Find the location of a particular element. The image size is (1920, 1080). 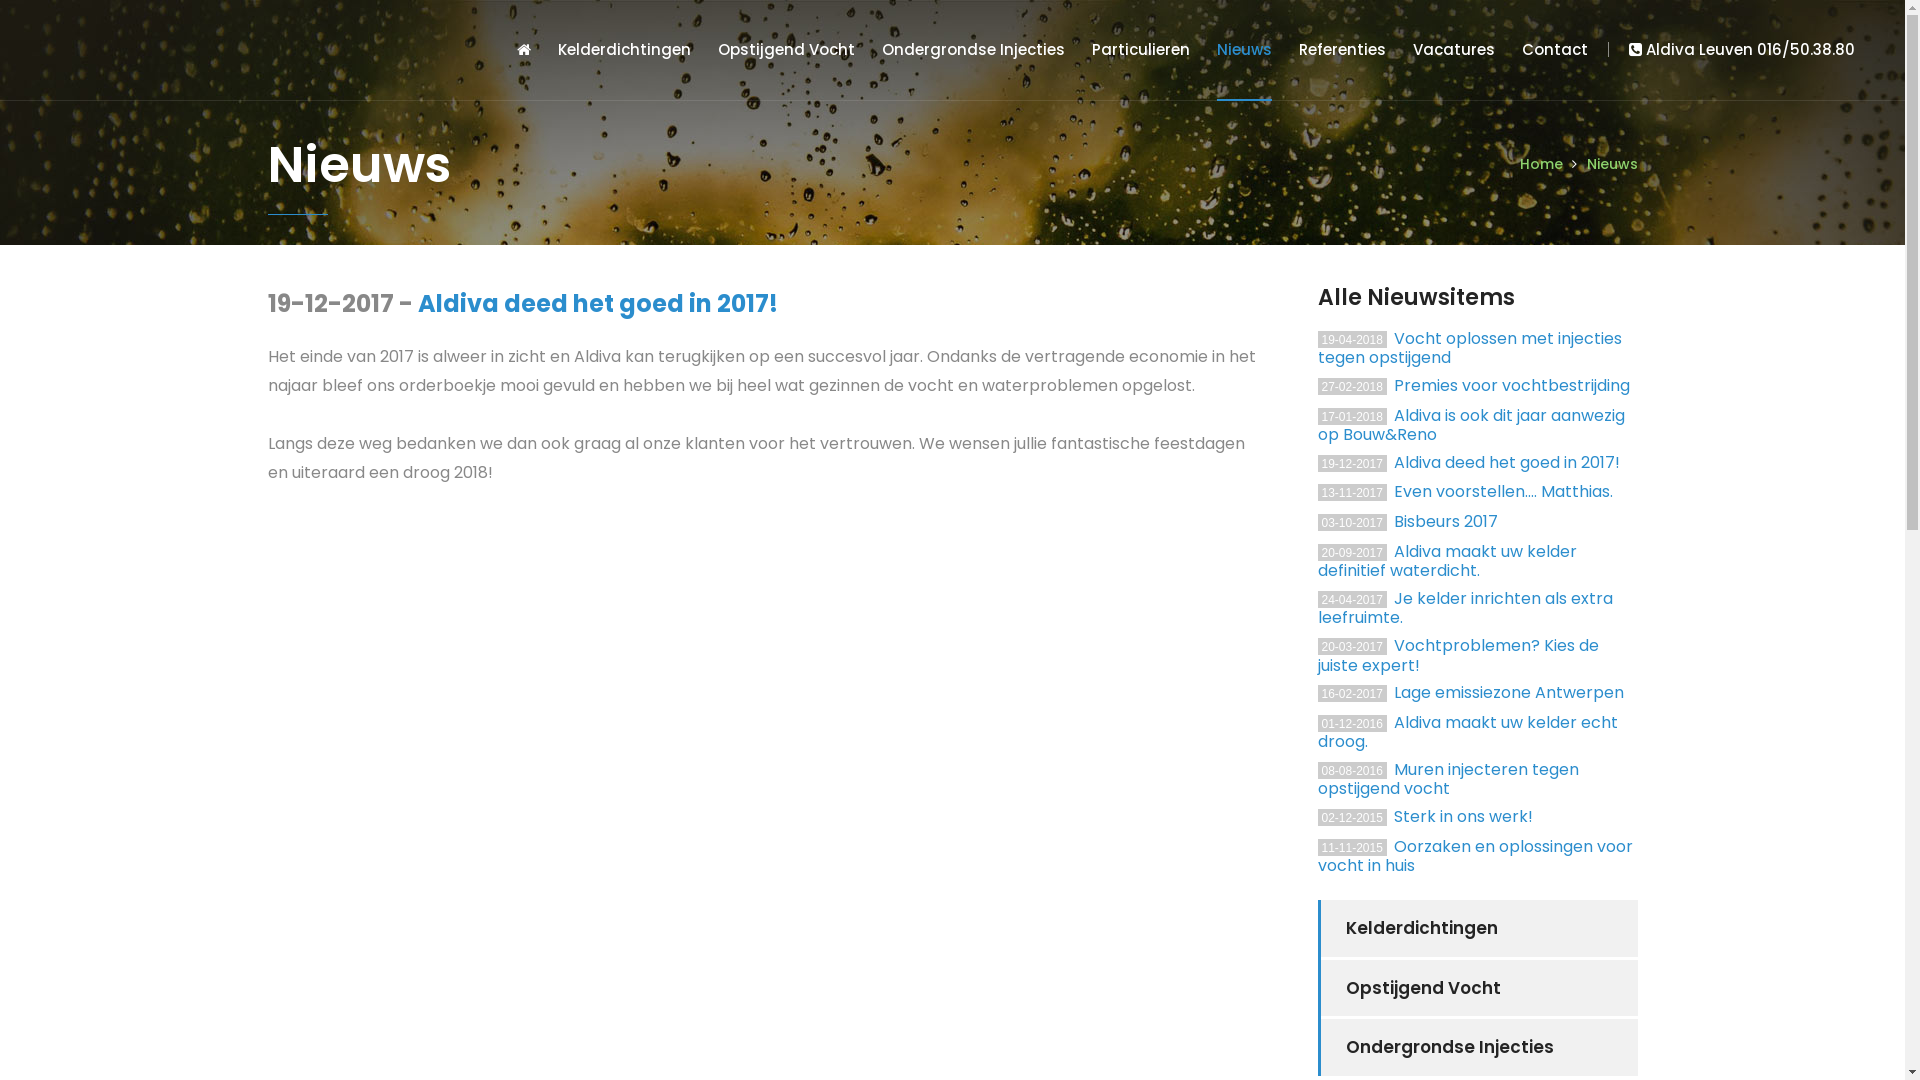

'Aldiva maakt uw kelder definitief waterdicht.' is located at coordinates (1447, 561).